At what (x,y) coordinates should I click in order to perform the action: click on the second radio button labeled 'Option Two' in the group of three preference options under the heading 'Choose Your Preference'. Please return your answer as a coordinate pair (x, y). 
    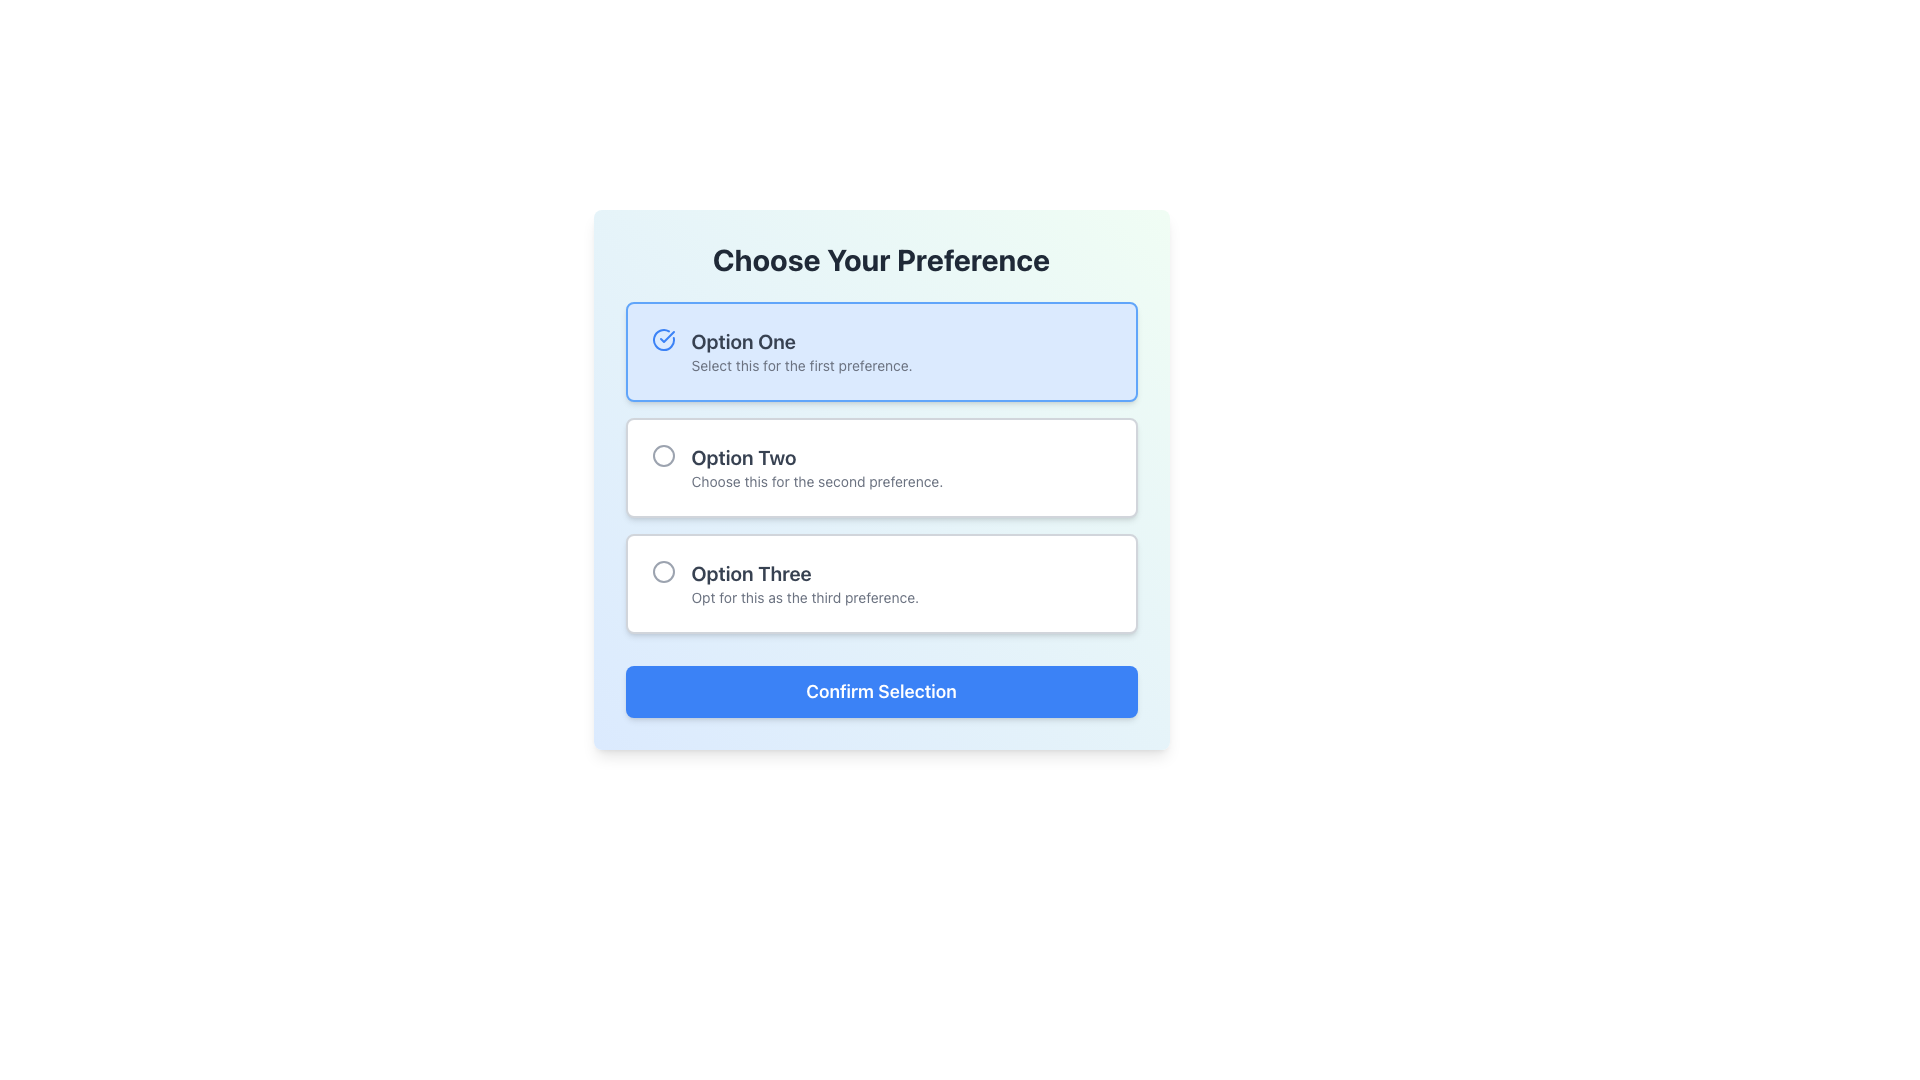
    Looking at the image, I should click on (880, 467).